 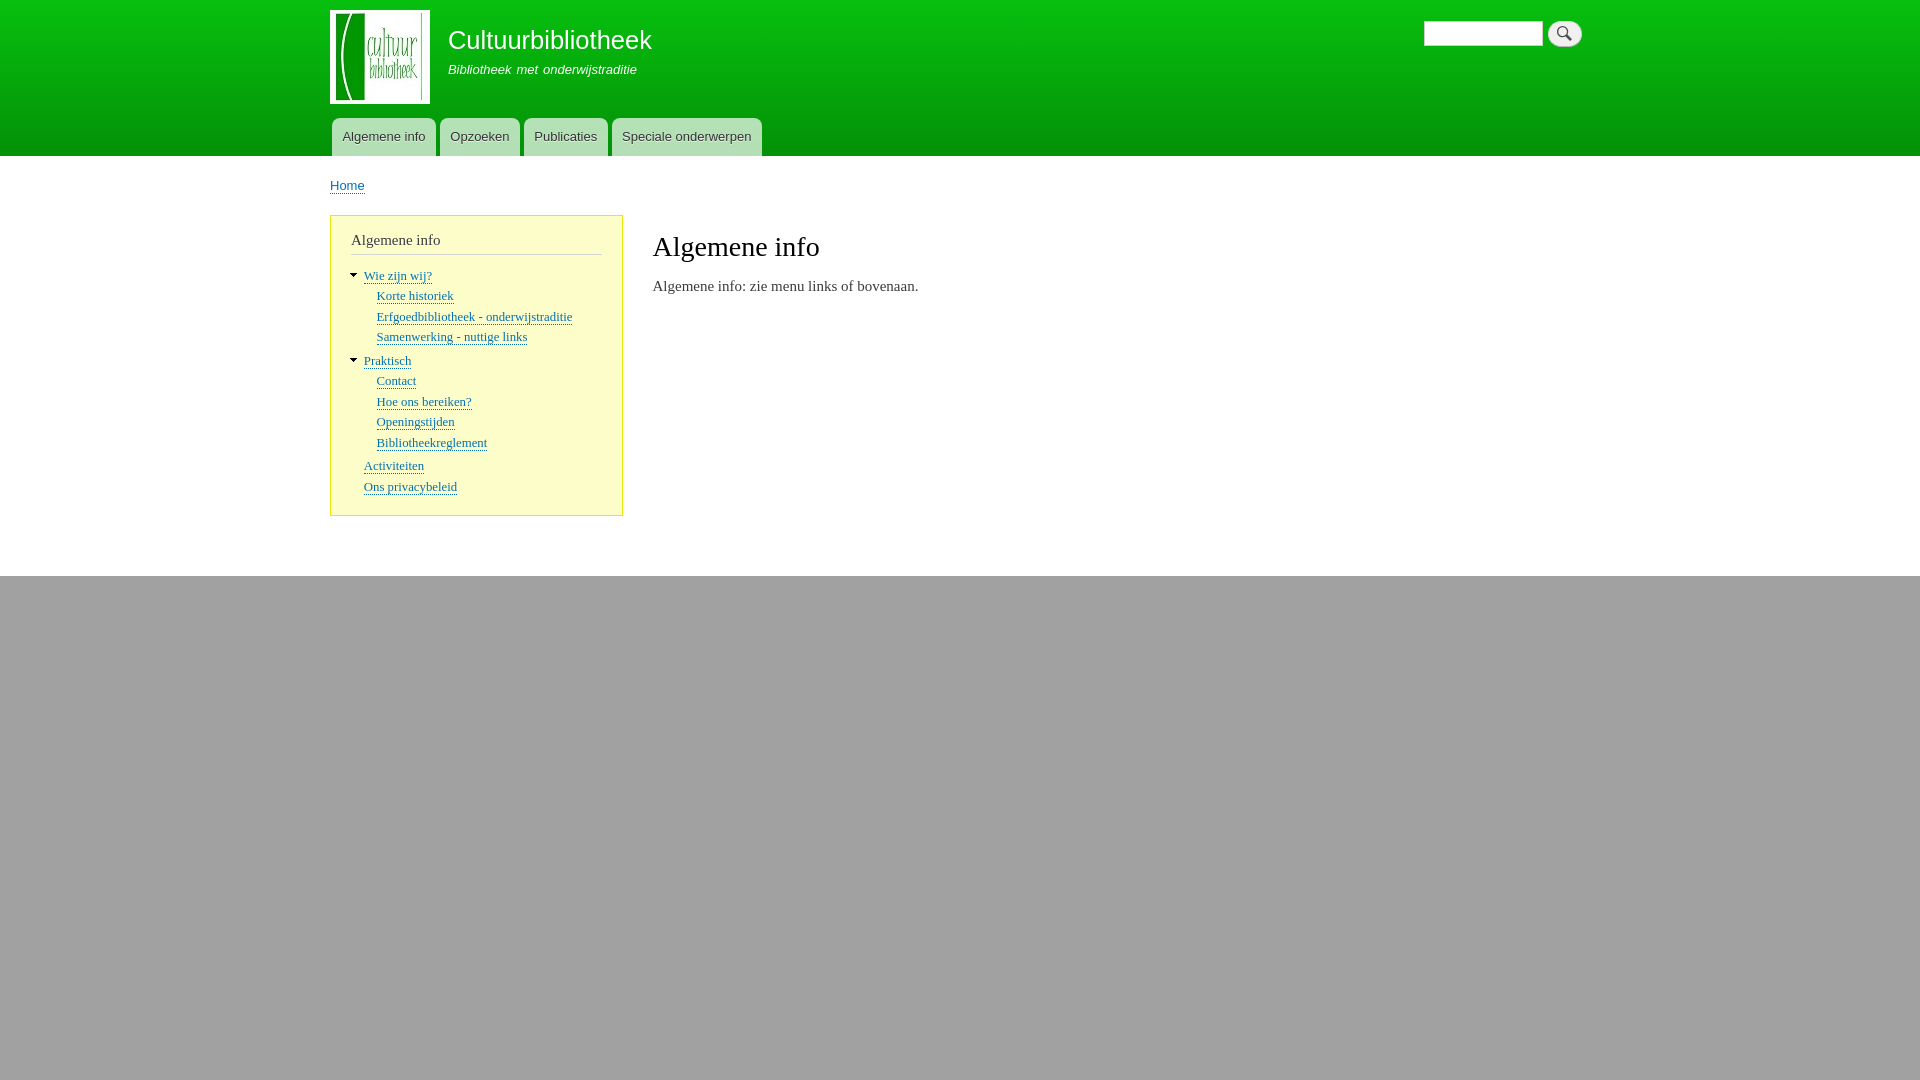 I want to click on 'Bibliotheekreglement', so click(x=431, y=442).